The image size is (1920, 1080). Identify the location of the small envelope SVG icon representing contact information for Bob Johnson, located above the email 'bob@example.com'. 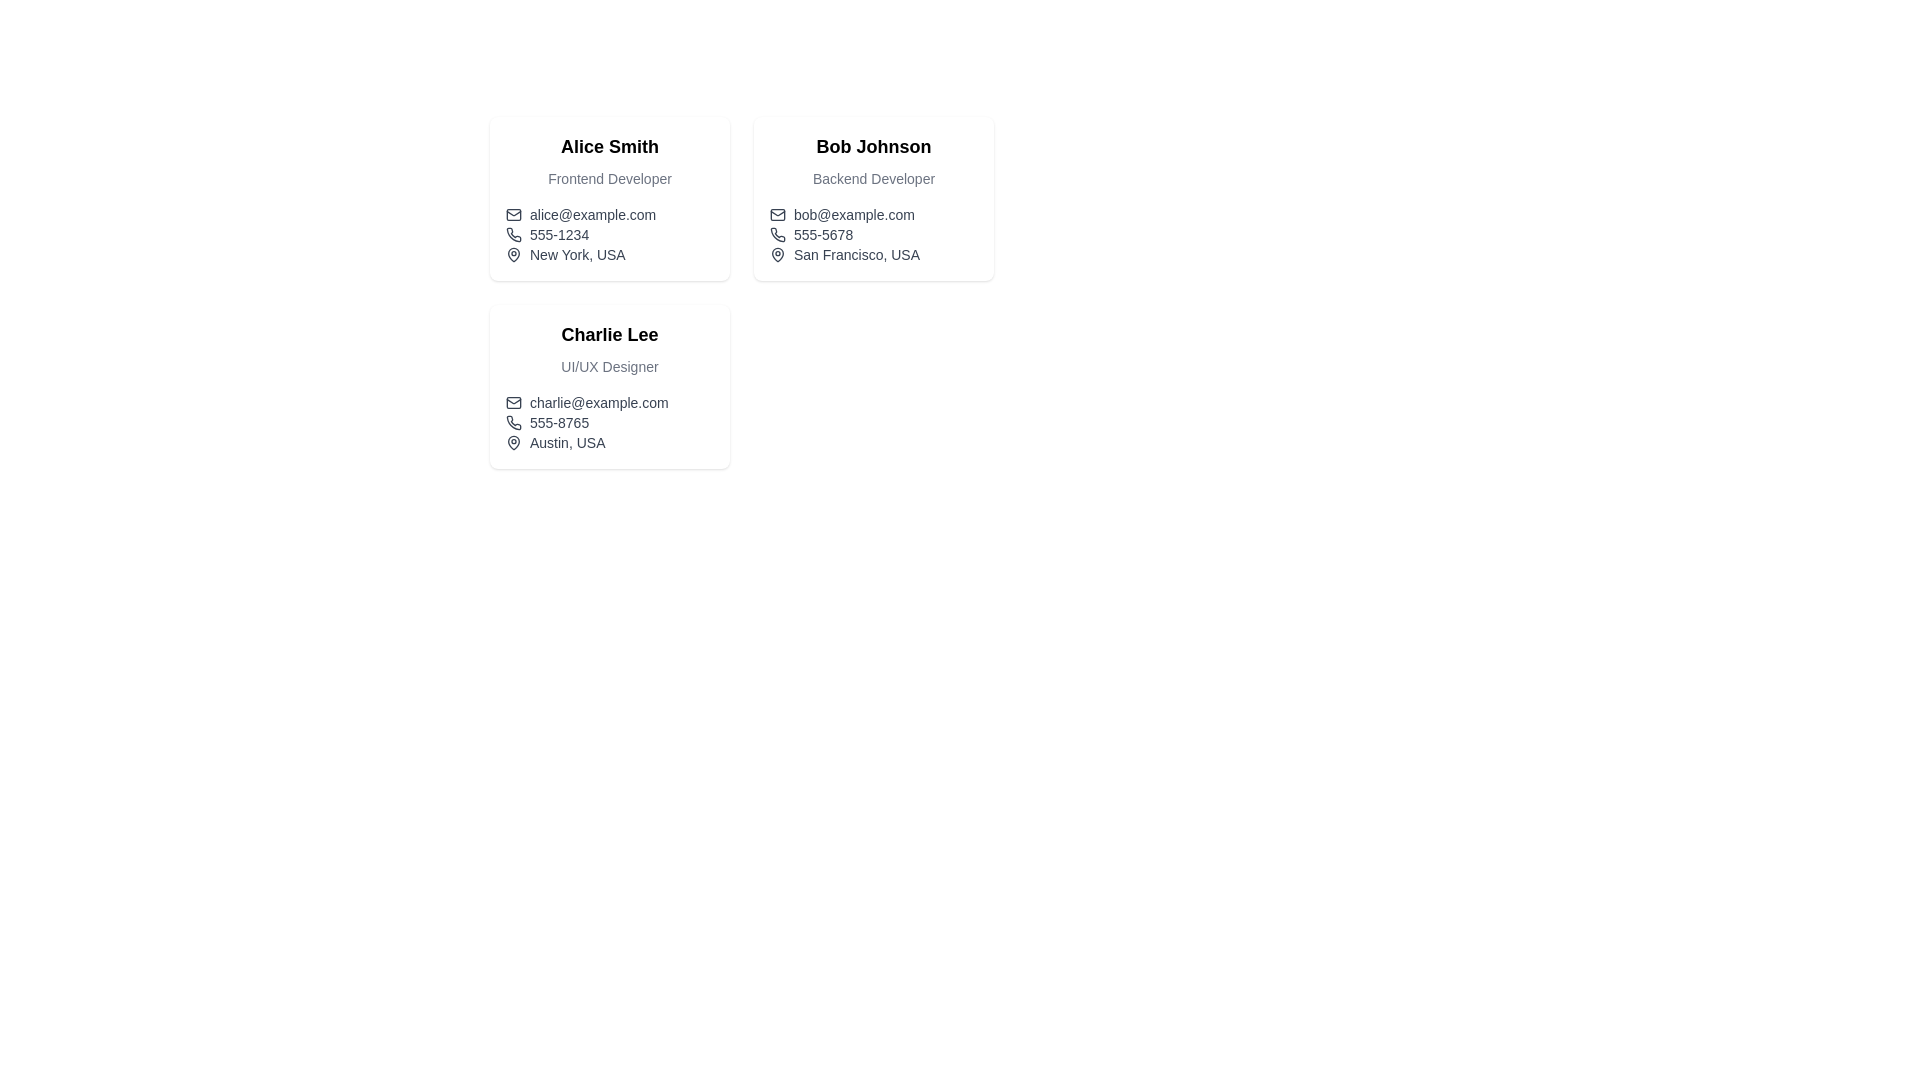
(776, 215).